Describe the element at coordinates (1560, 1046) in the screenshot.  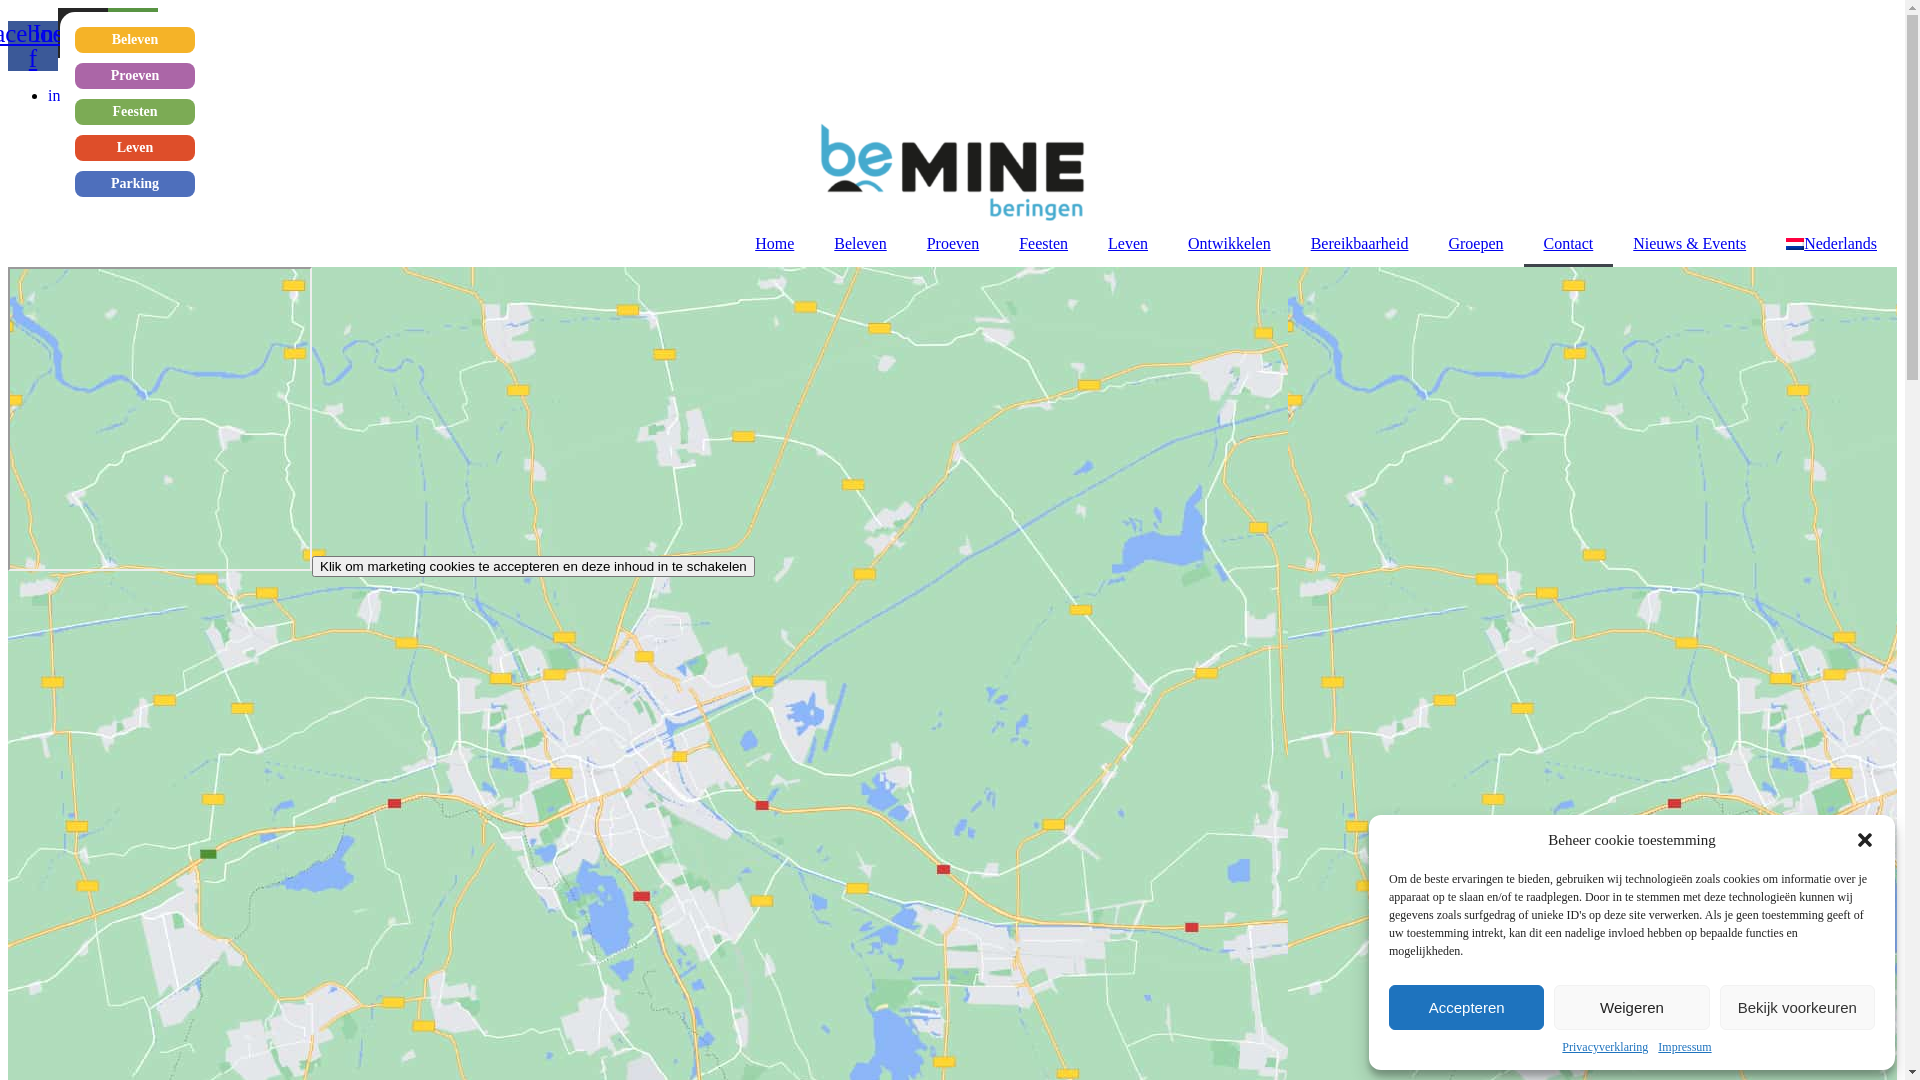
I see `'Privacyverklaring'` at that location.